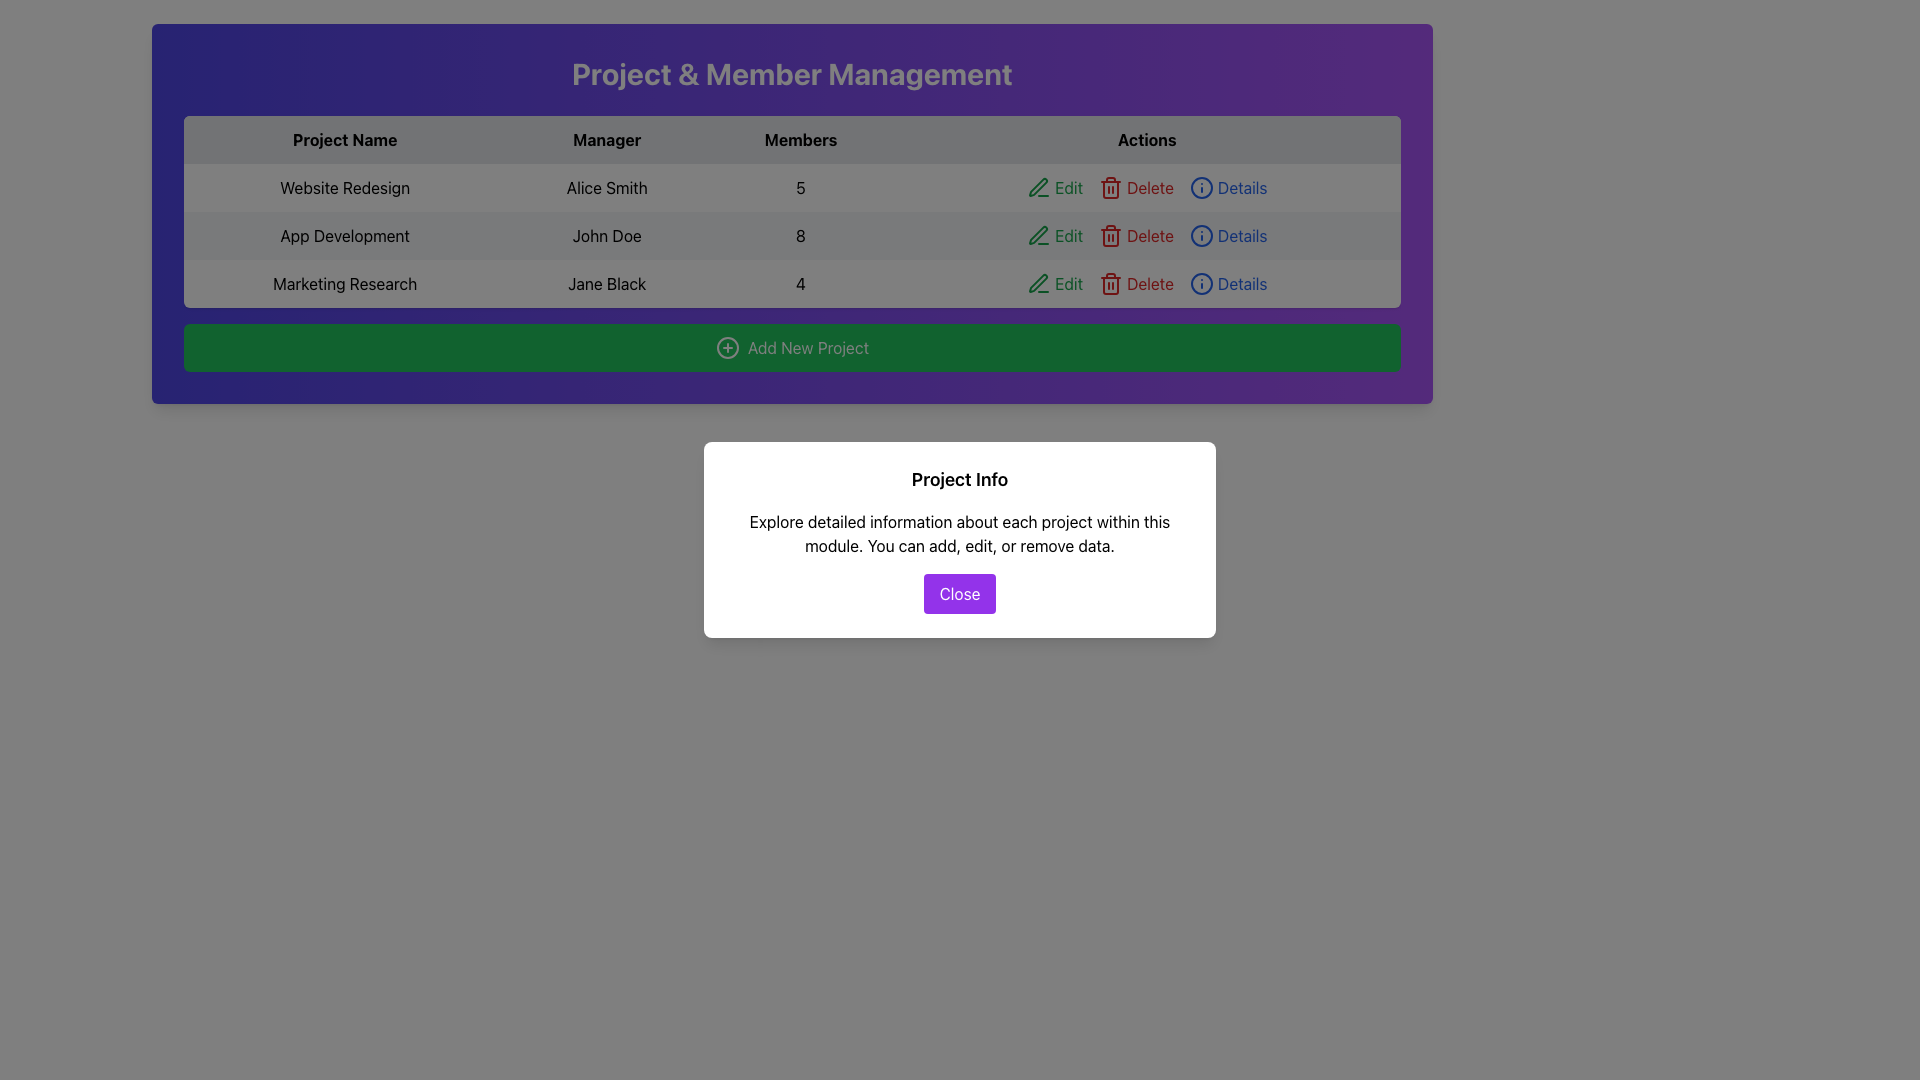 This screenshot has height=1080, width=1920. Describe the element at coordinates (1037, 282) in the screenshot. I see `the green stroke icon resembling a pen or pencil associated with the 'Marketing Research' project` at that location.